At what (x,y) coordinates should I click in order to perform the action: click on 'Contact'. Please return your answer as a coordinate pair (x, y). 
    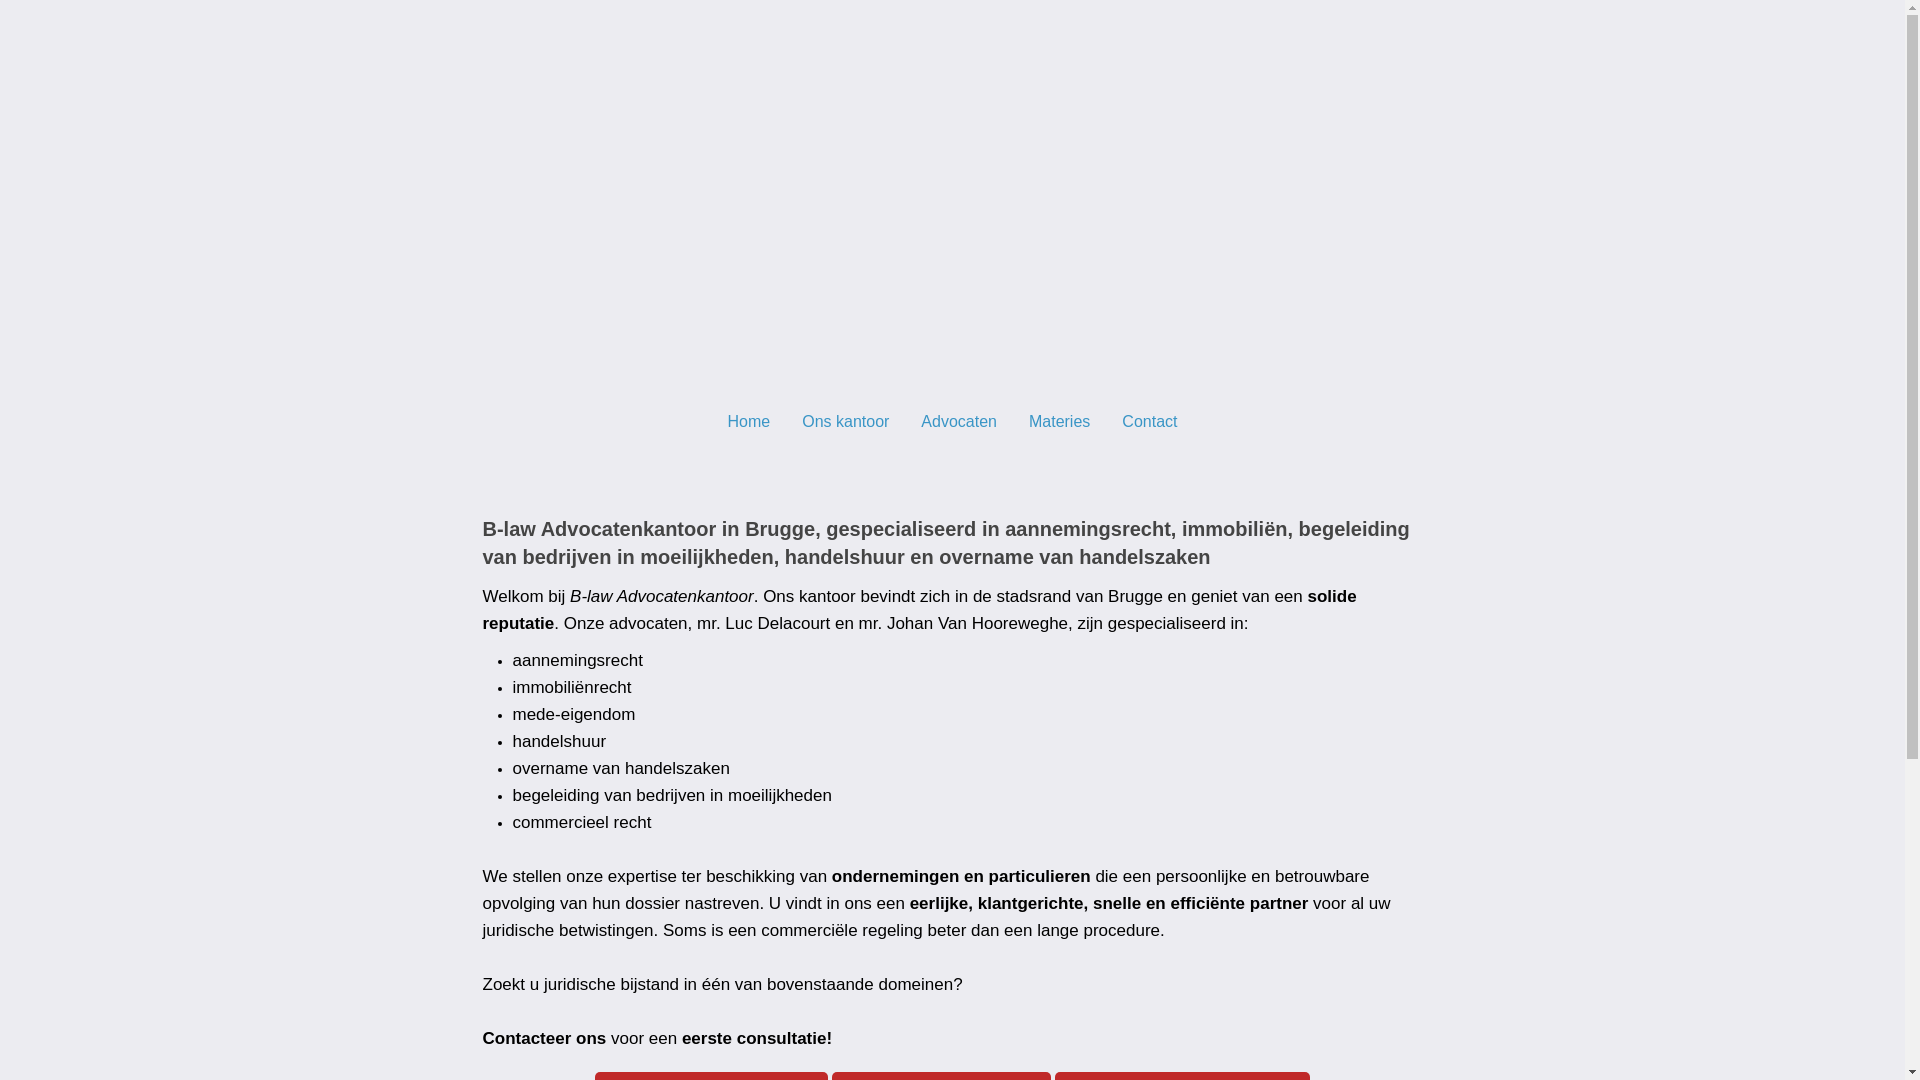
    Looking at the image, I should click on (1149, 418).